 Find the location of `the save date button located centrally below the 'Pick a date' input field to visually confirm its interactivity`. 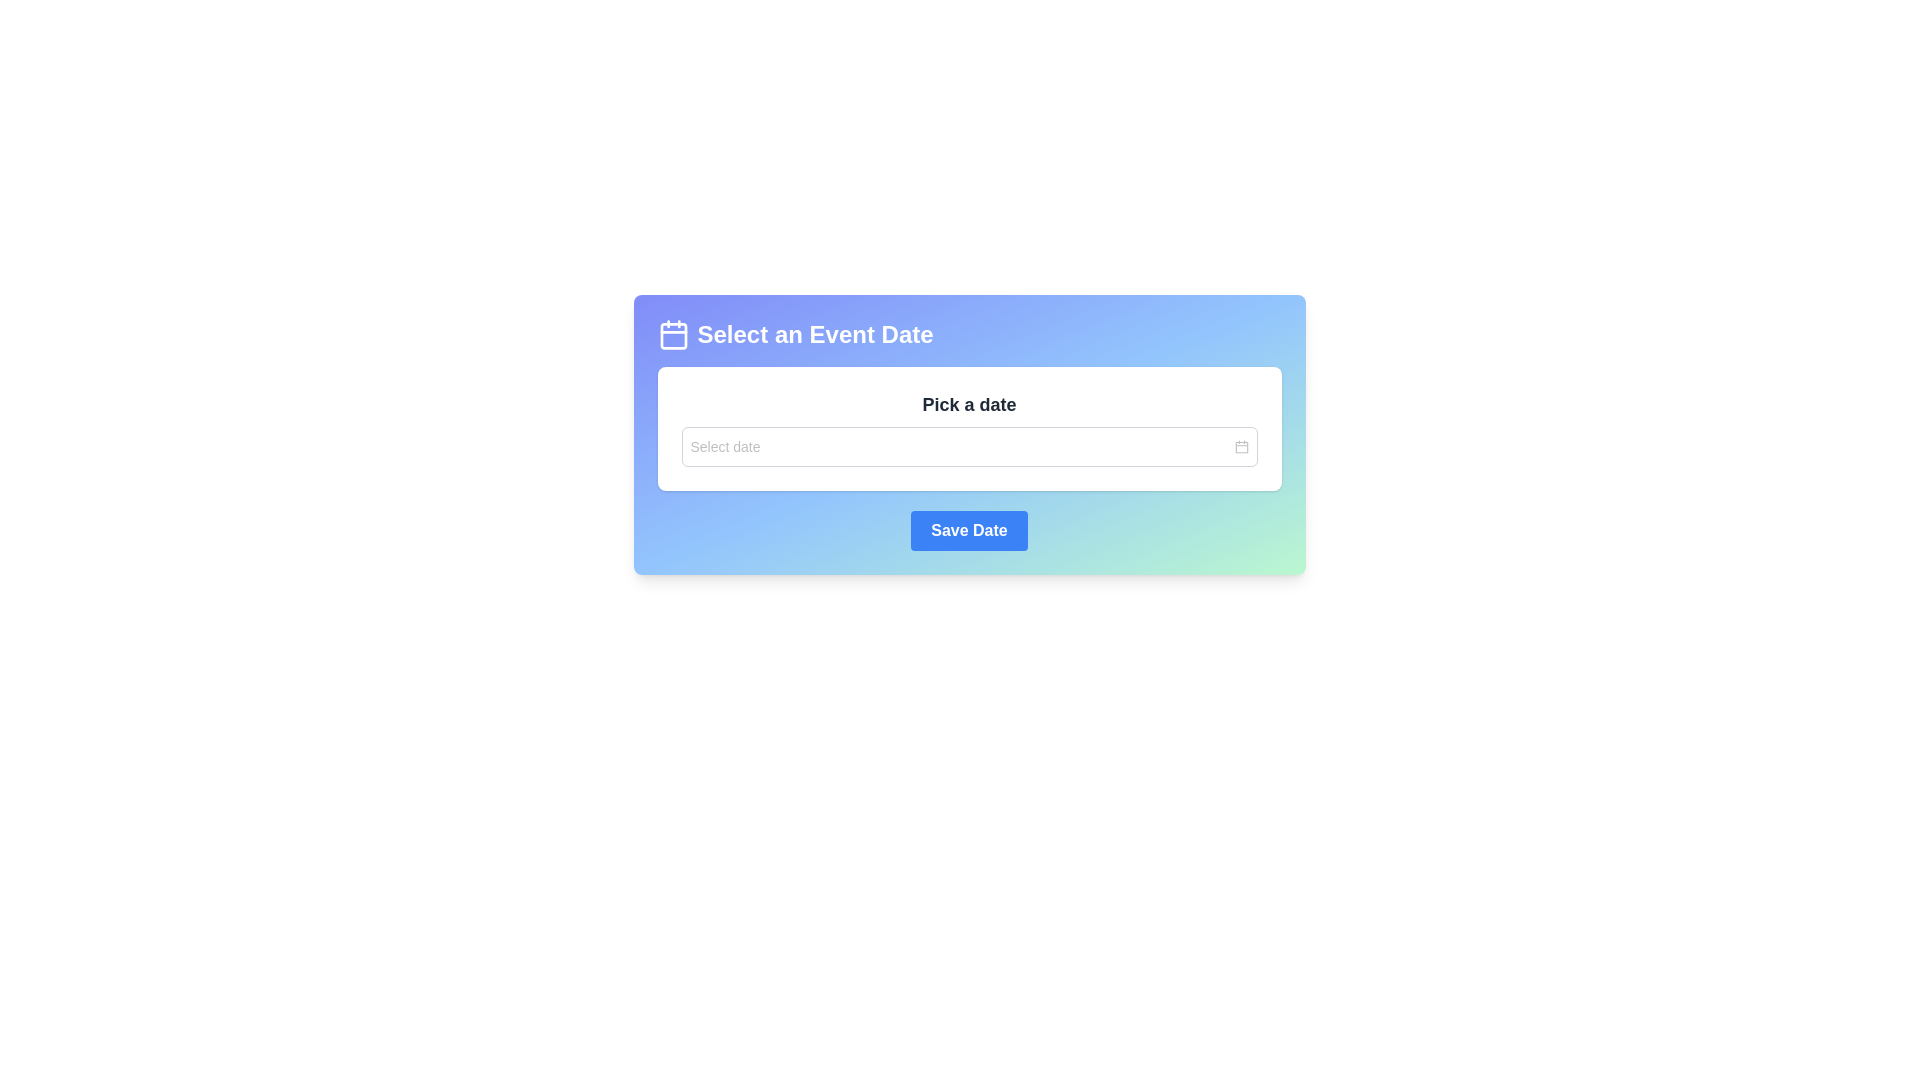

the save date button located centrally below the 'Pick a date' input field to visually confirm its interactivity is located at coordinates (969, 530).